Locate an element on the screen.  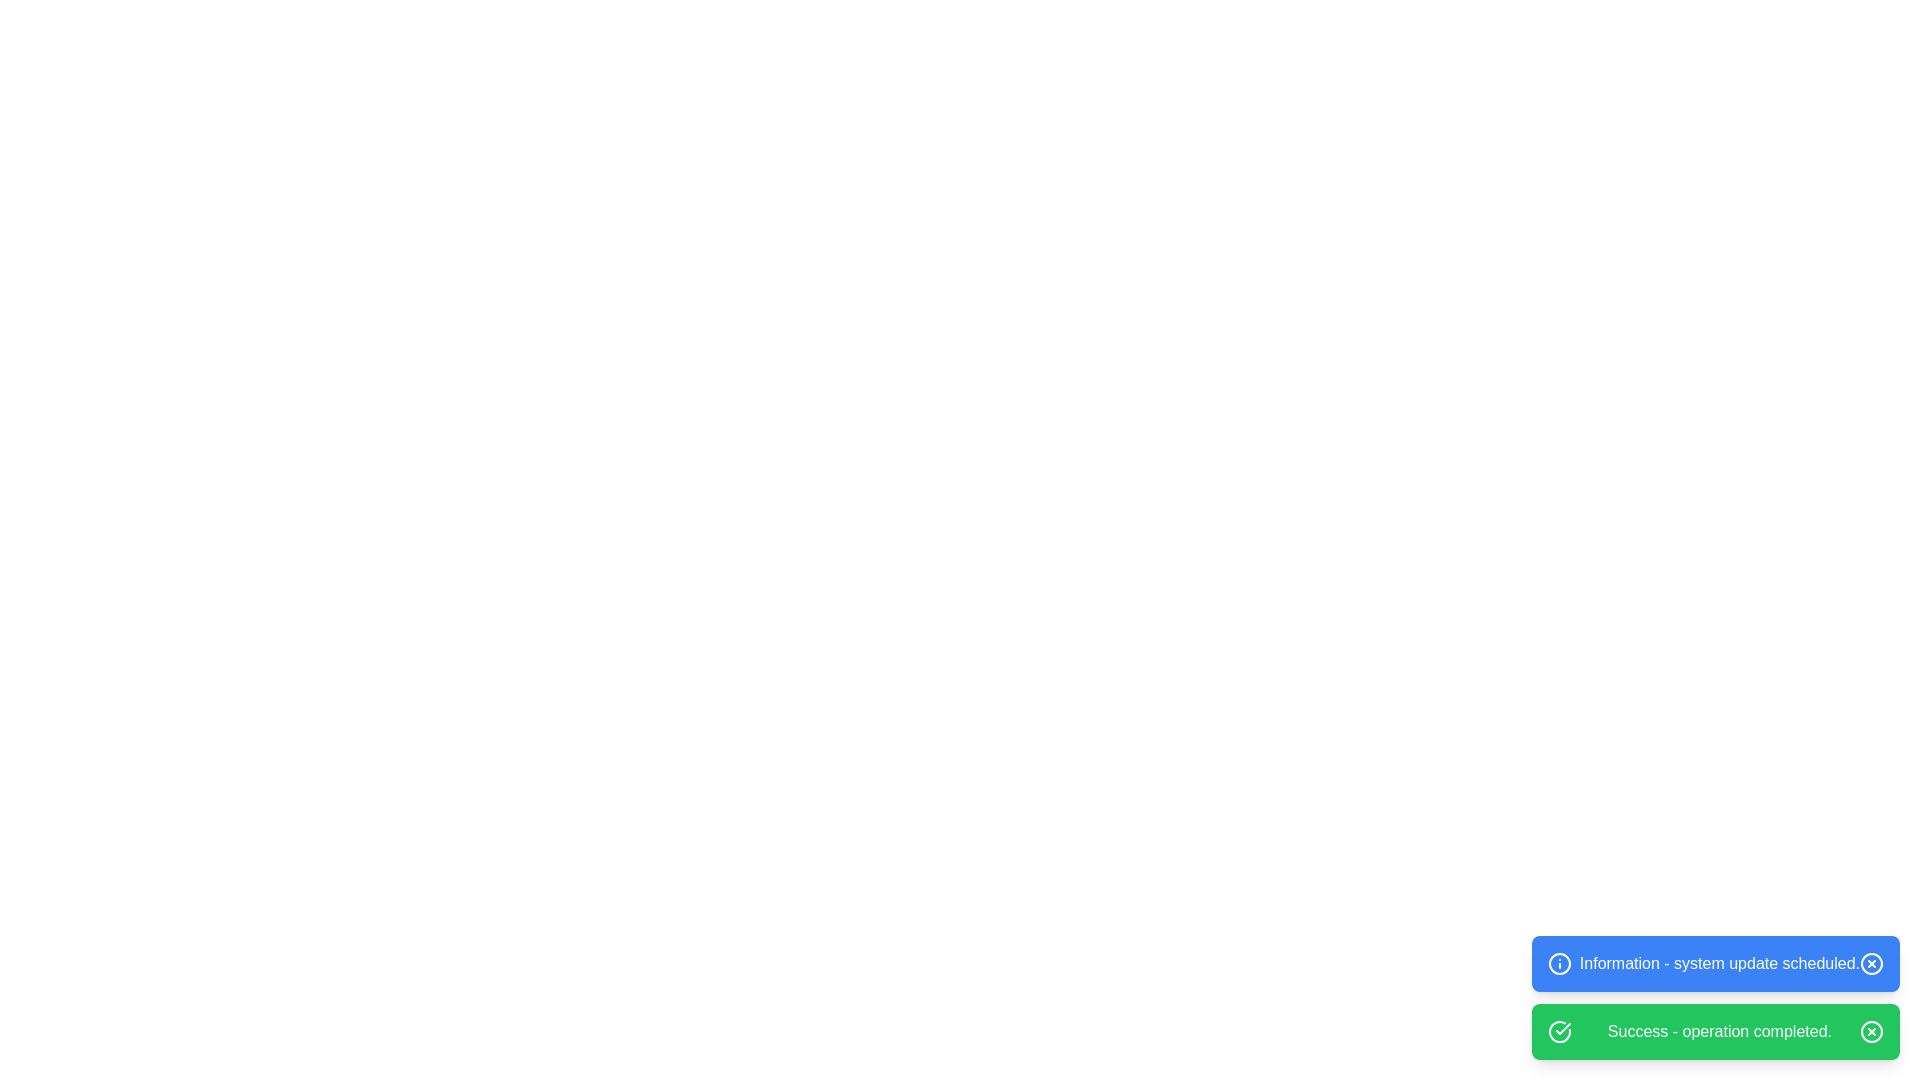
the circular icon located in the blue notification bar, which is positioned to the left of the text 'Information - system update scheduled.' is located at coordinates (1558, 963).